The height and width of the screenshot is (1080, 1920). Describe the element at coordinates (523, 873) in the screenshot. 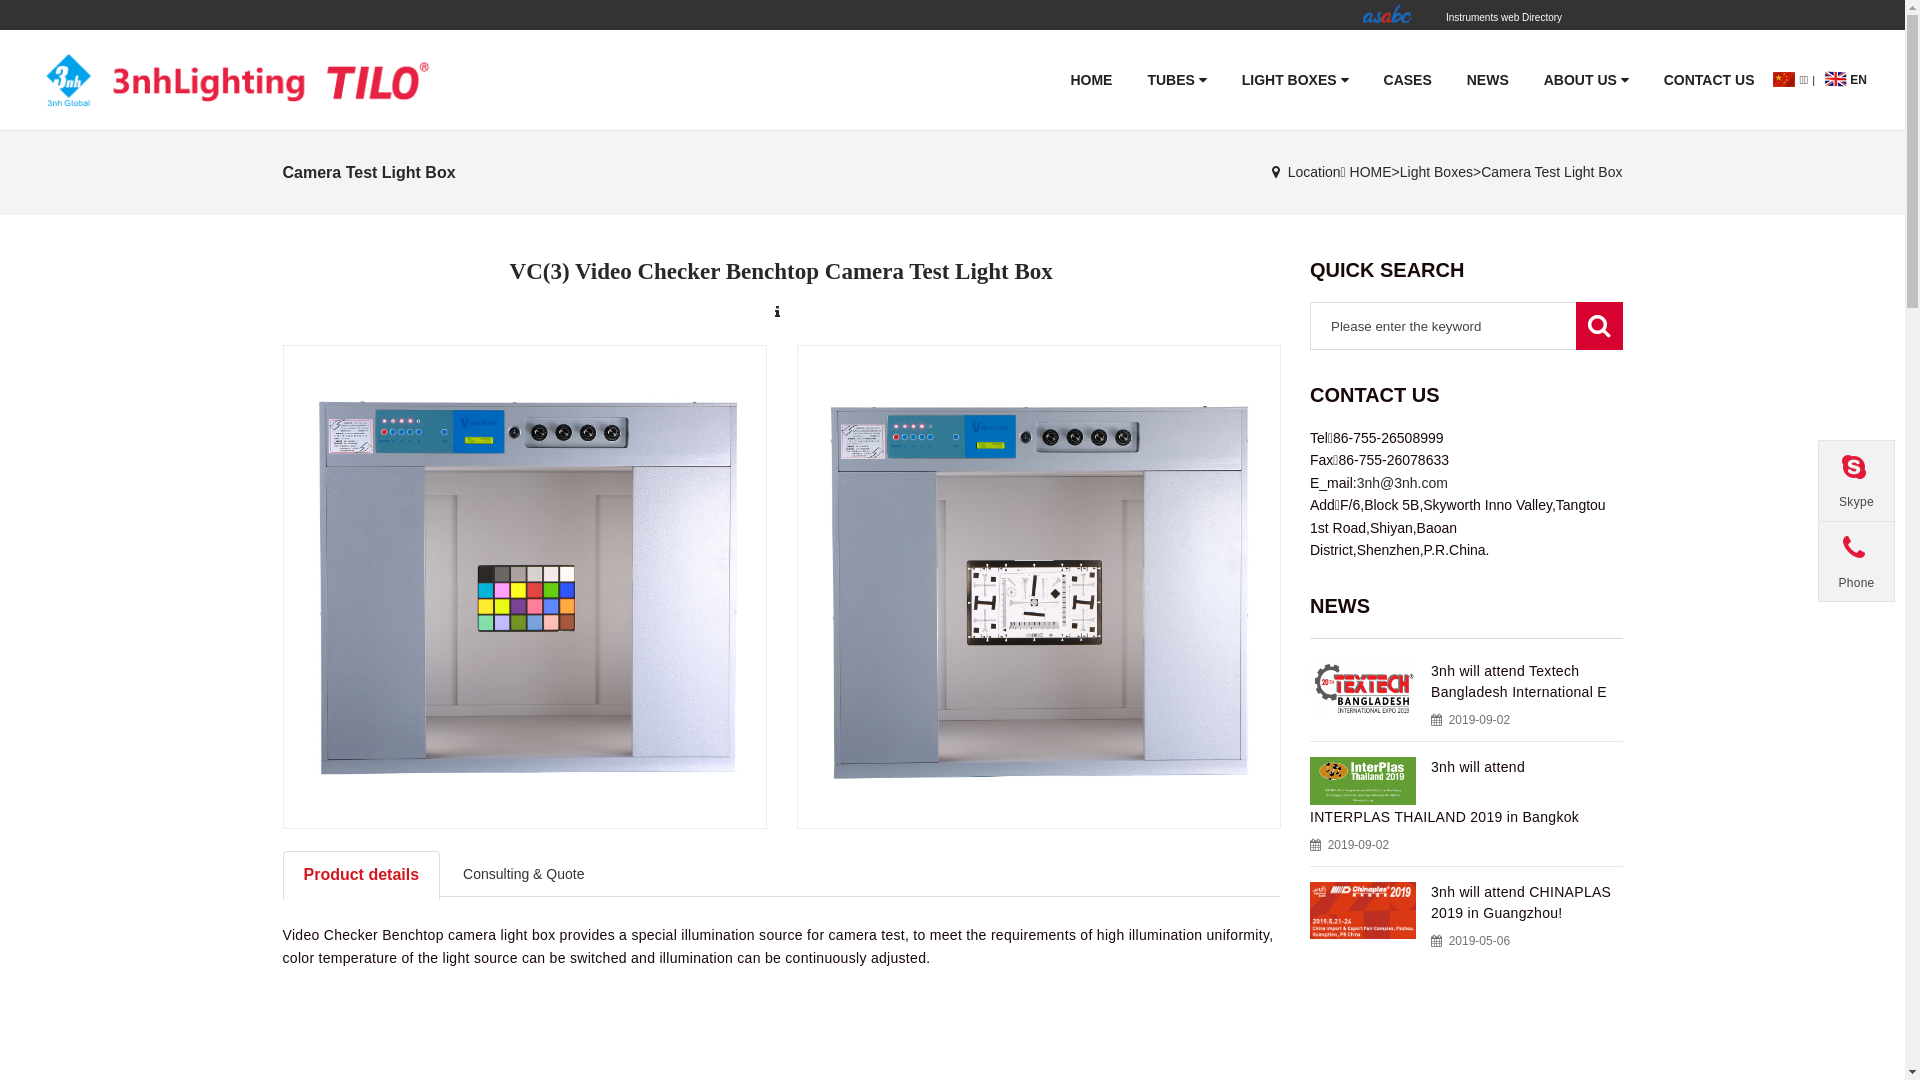

I see `'Consulting & Quote'` at that location.